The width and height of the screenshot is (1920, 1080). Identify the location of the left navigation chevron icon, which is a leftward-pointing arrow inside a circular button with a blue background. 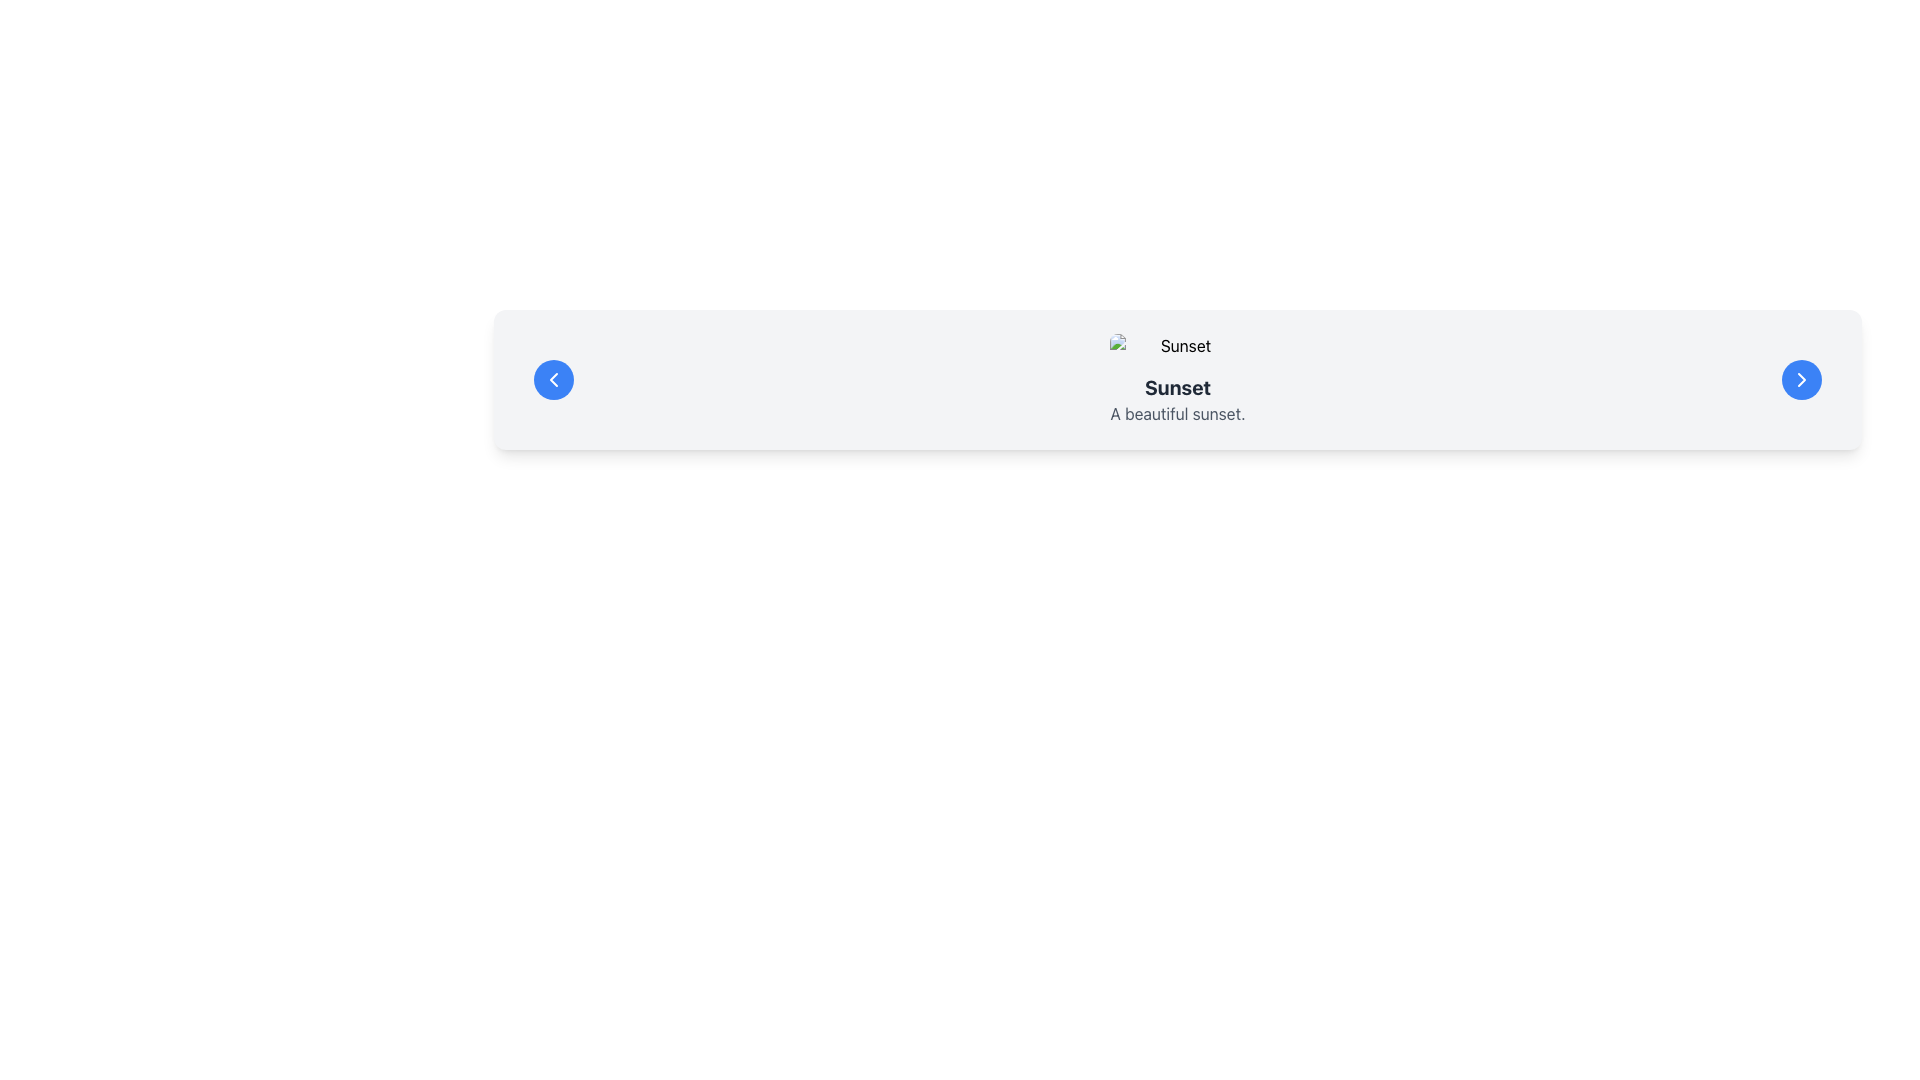
(553, 380).